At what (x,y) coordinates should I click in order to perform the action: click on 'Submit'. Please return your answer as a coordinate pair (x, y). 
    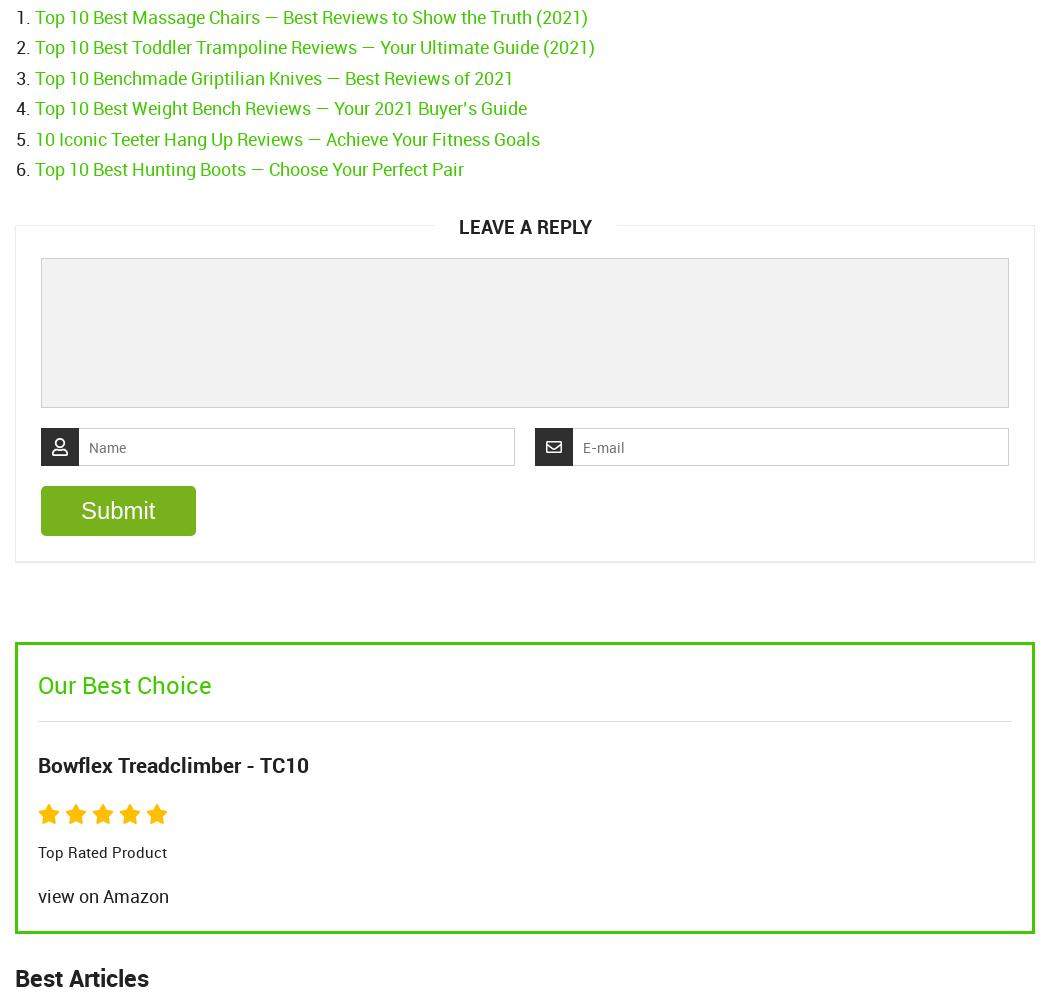
    Looking at the image, I should click on (117, 510).